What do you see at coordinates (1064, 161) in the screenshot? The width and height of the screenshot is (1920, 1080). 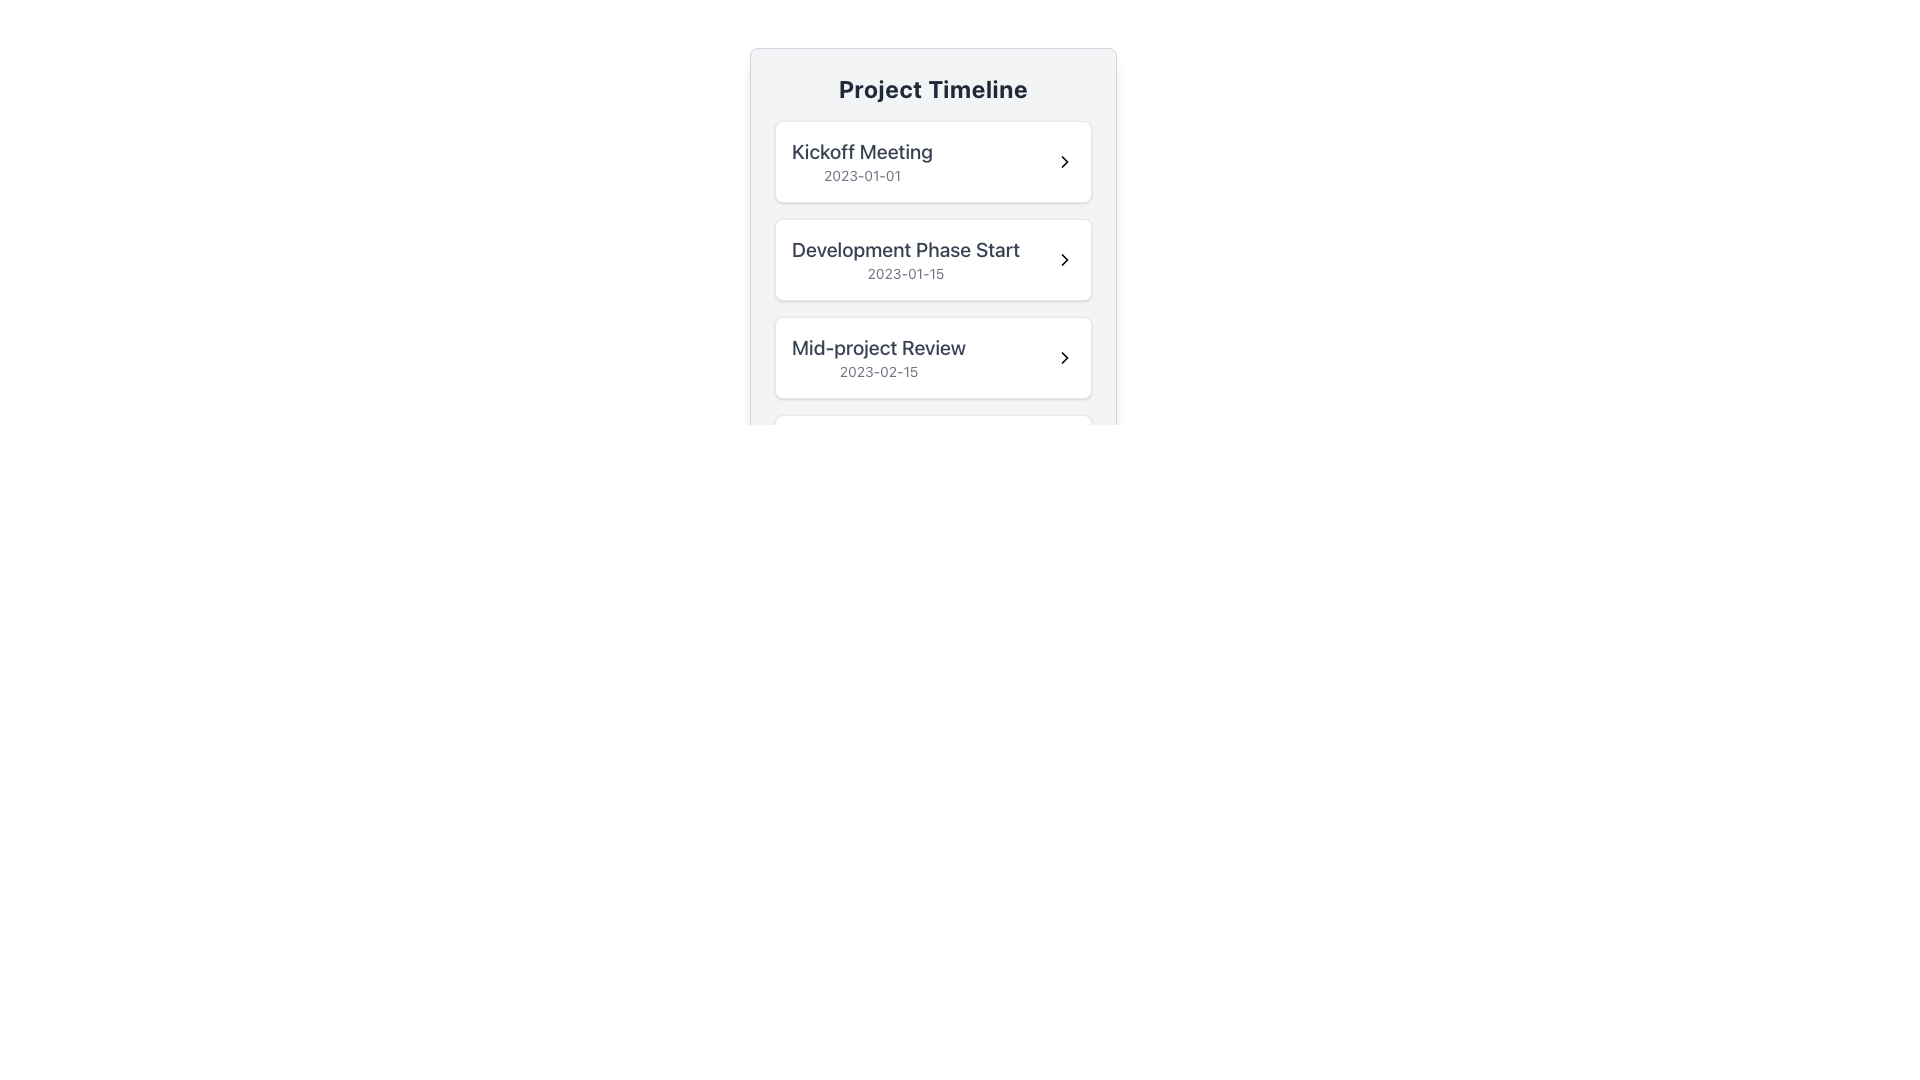 I see `the right-pointing chevron icon located in the 'Kickoff Meeting' card` at bounding box center [1064, 161].